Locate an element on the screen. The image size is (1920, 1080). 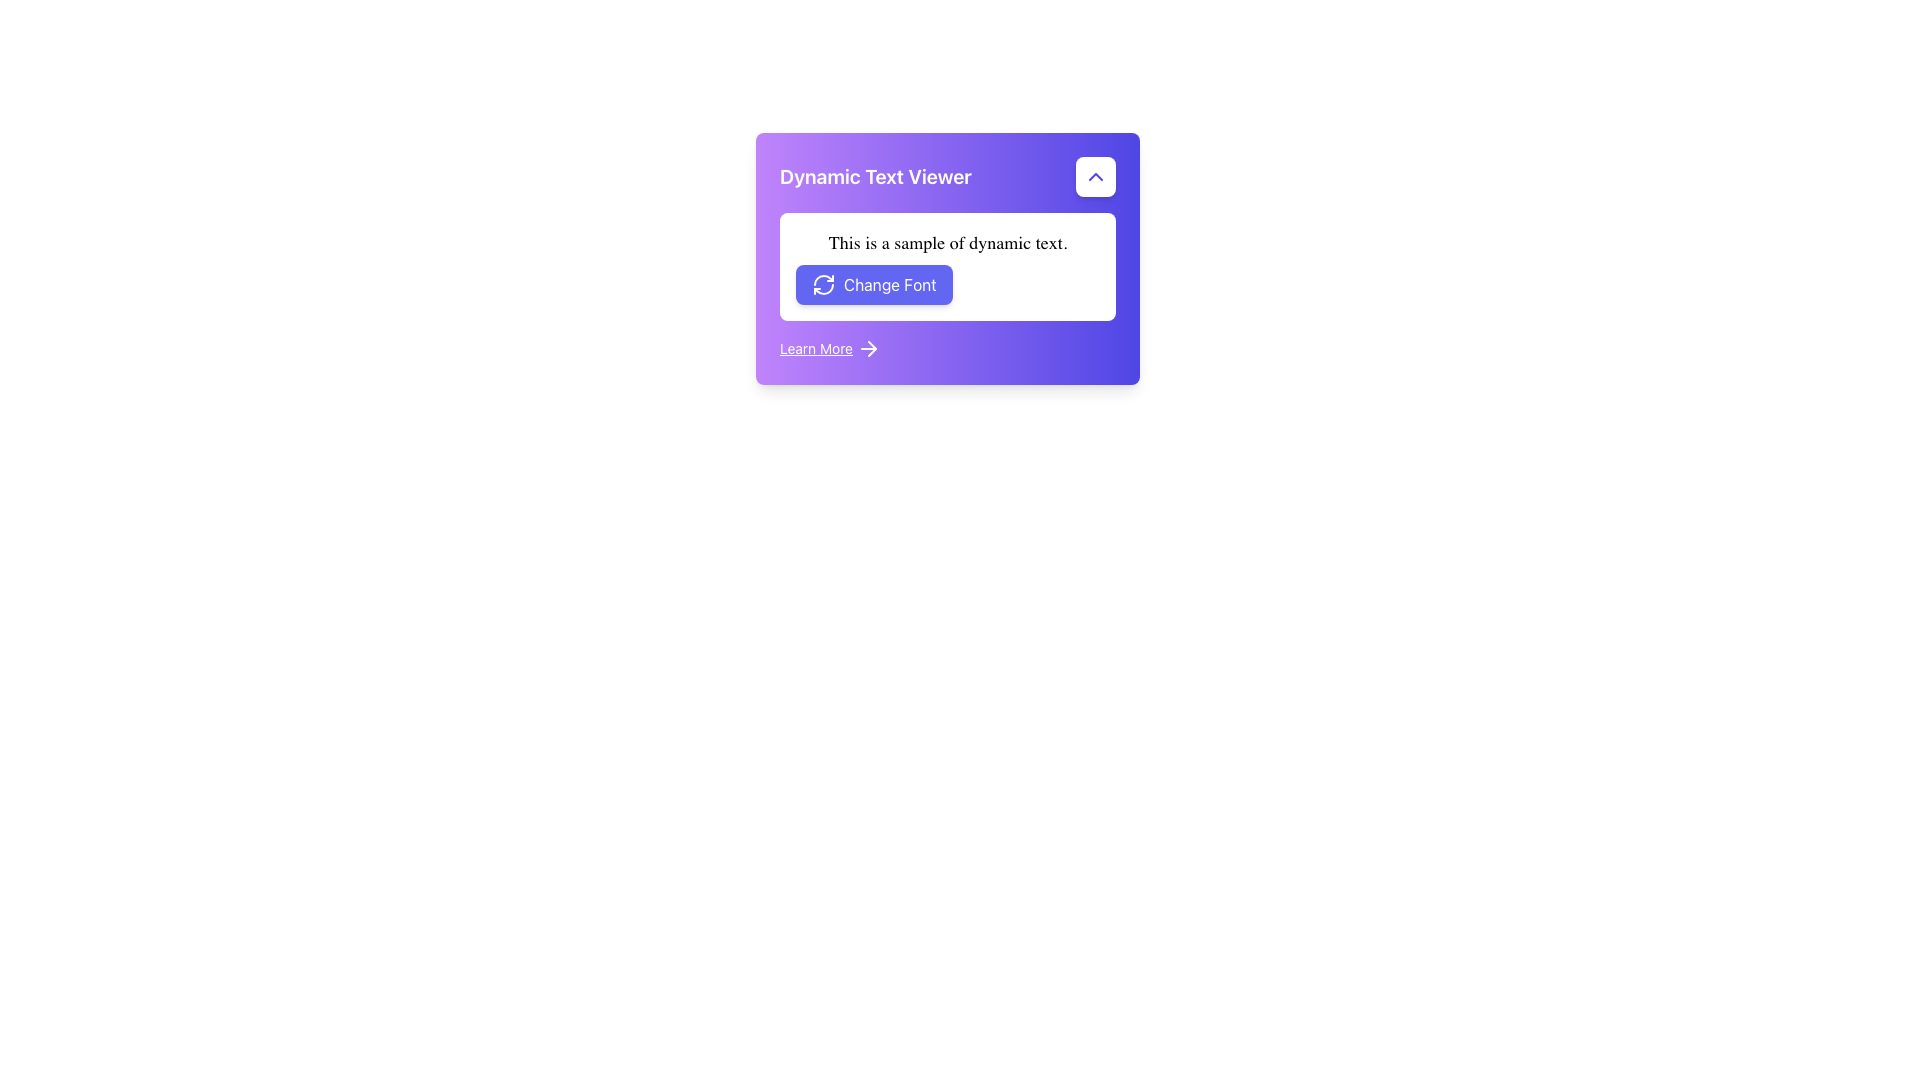
the decorative icon located to the left of the 'Change Font' text within the button in the 'Dynamic Text Viewer' card is located at coordinates (824, 285).